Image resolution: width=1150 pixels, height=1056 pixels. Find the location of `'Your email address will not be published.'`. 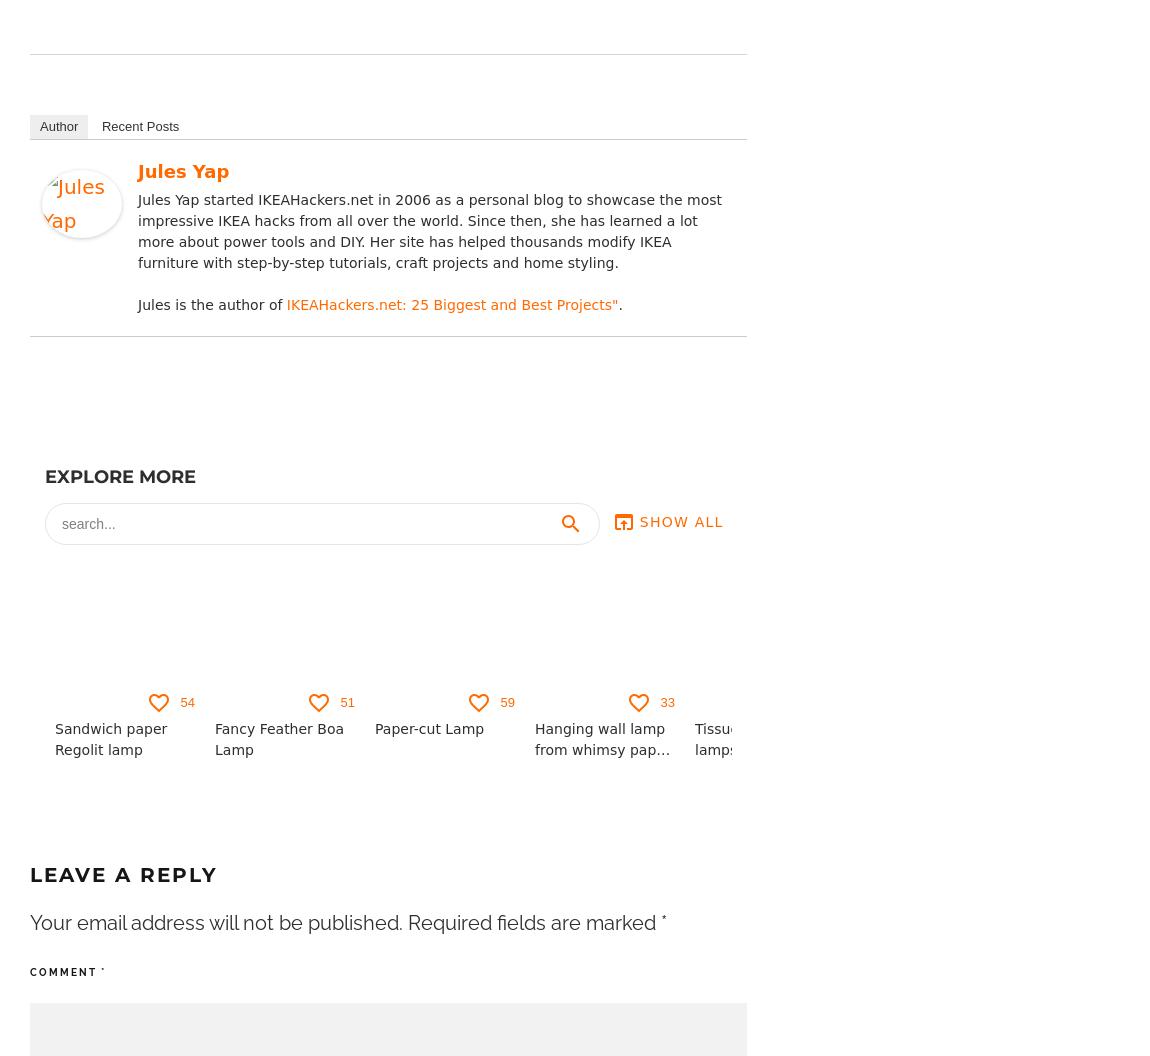

'Your email address will not be published.' is located at coordinates (215, 922).